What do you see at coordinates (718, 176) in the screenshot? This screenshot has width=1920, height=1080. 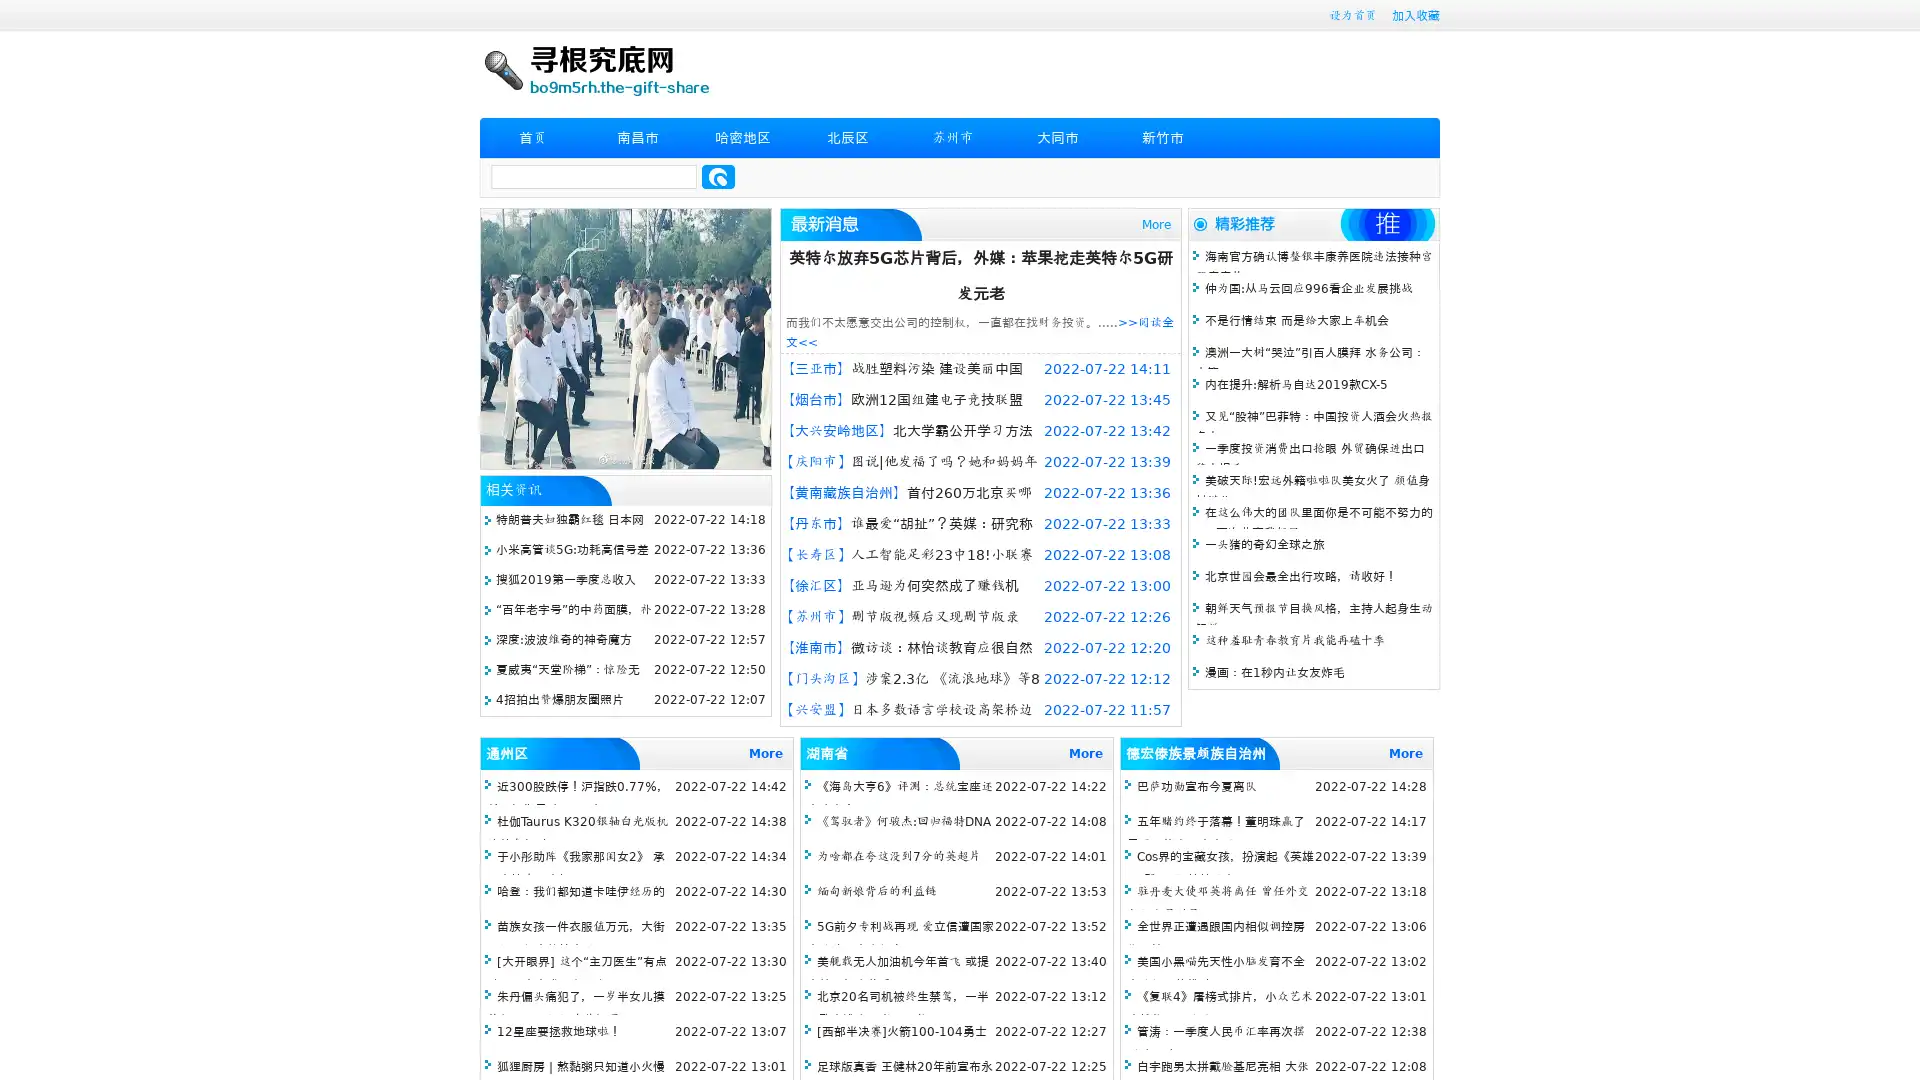 I see `Search` at bounding box center [718, 176].